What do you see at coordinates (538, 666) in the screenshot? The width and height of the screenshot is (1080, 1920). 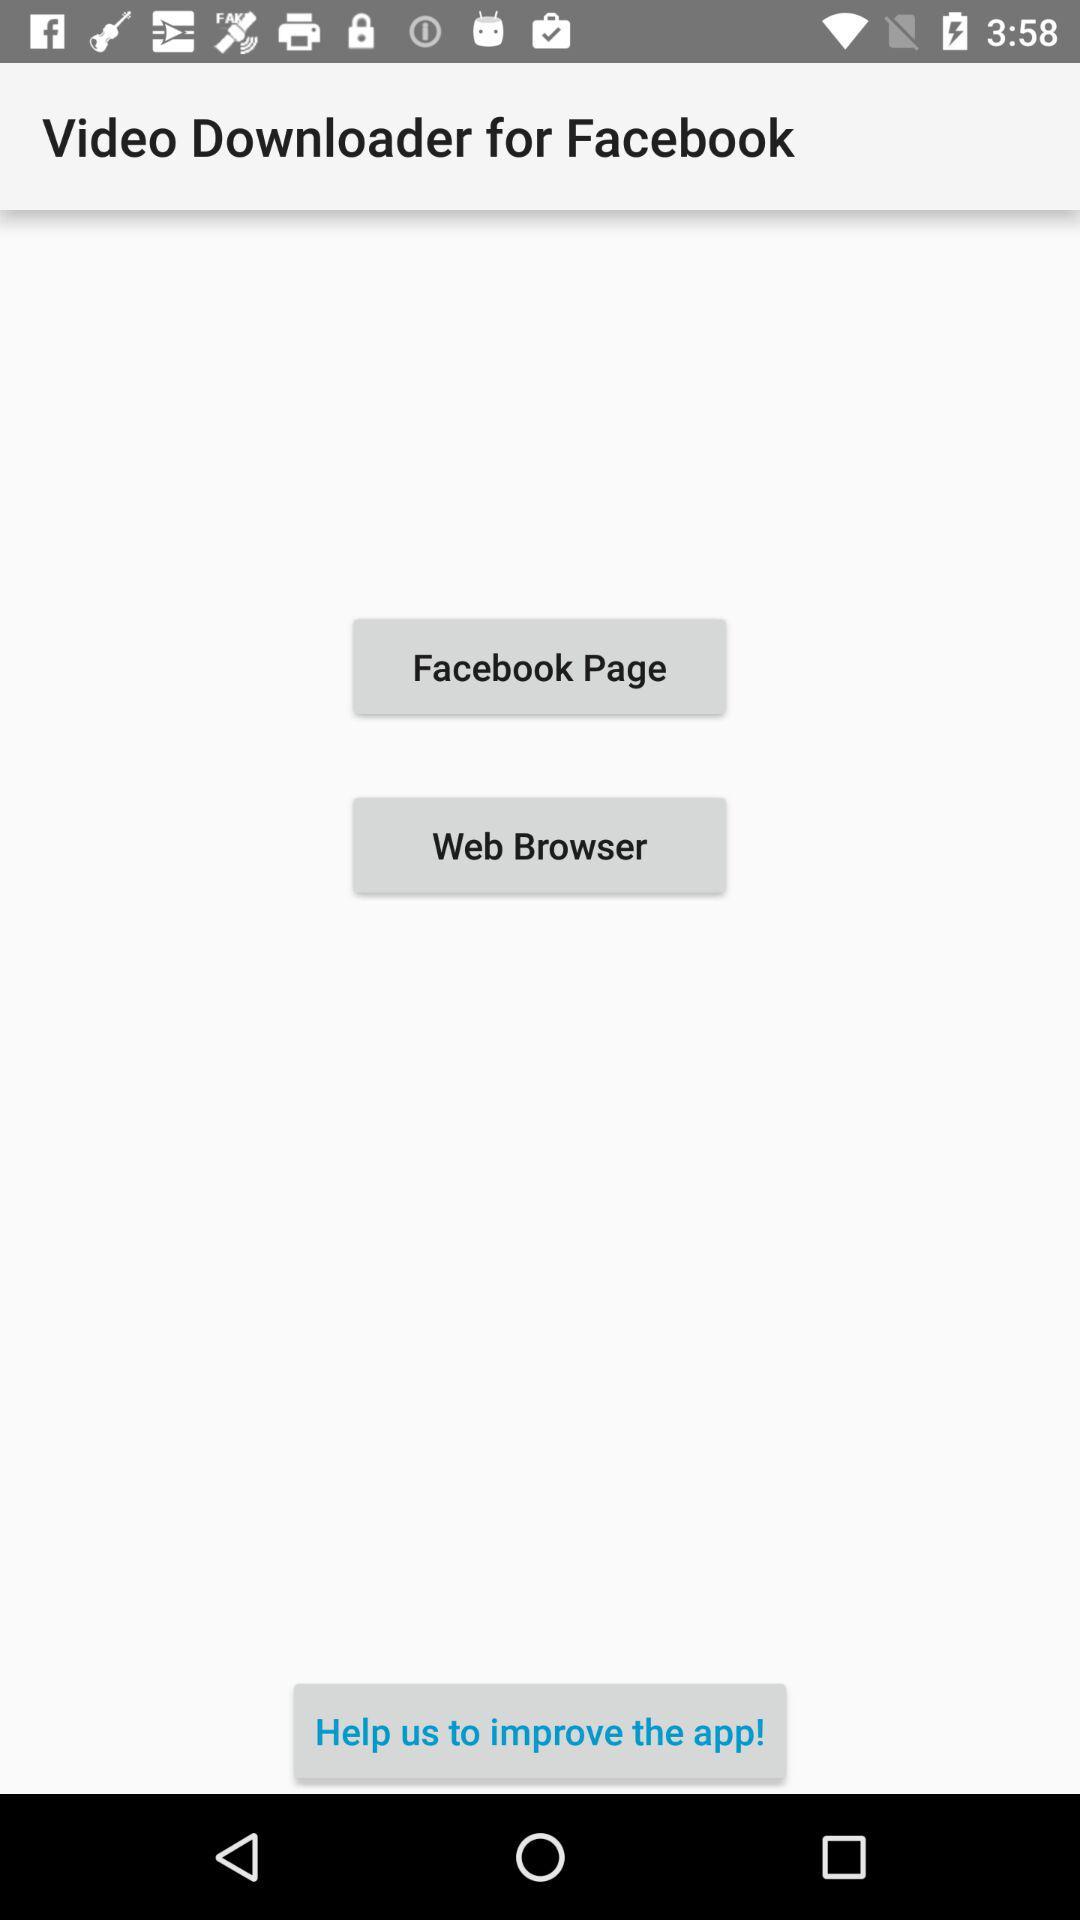 I see `icon above the web browser icon` at bounding box center [538, 666].